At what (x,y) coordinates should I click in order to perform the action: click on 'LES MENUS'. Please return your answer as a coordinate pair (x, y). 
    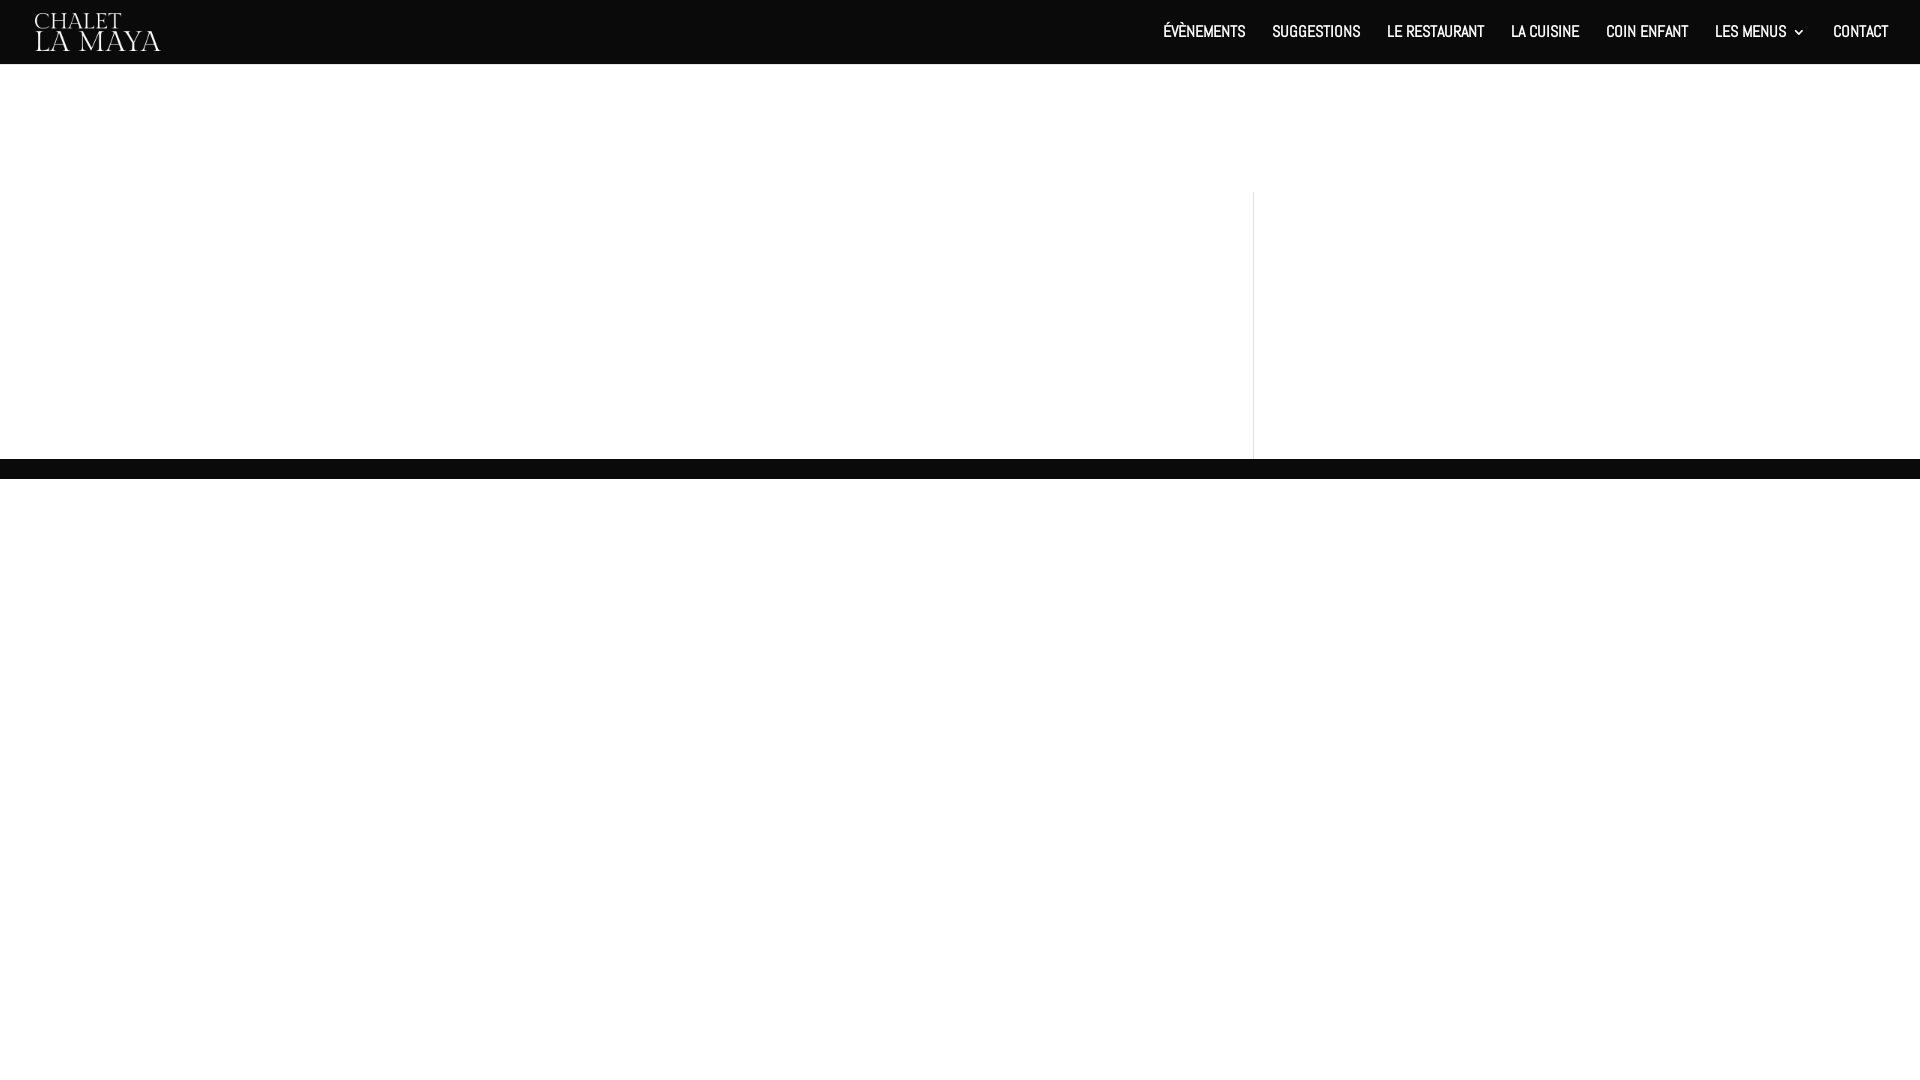
    Looking at the image, I should click on (1760, 44).